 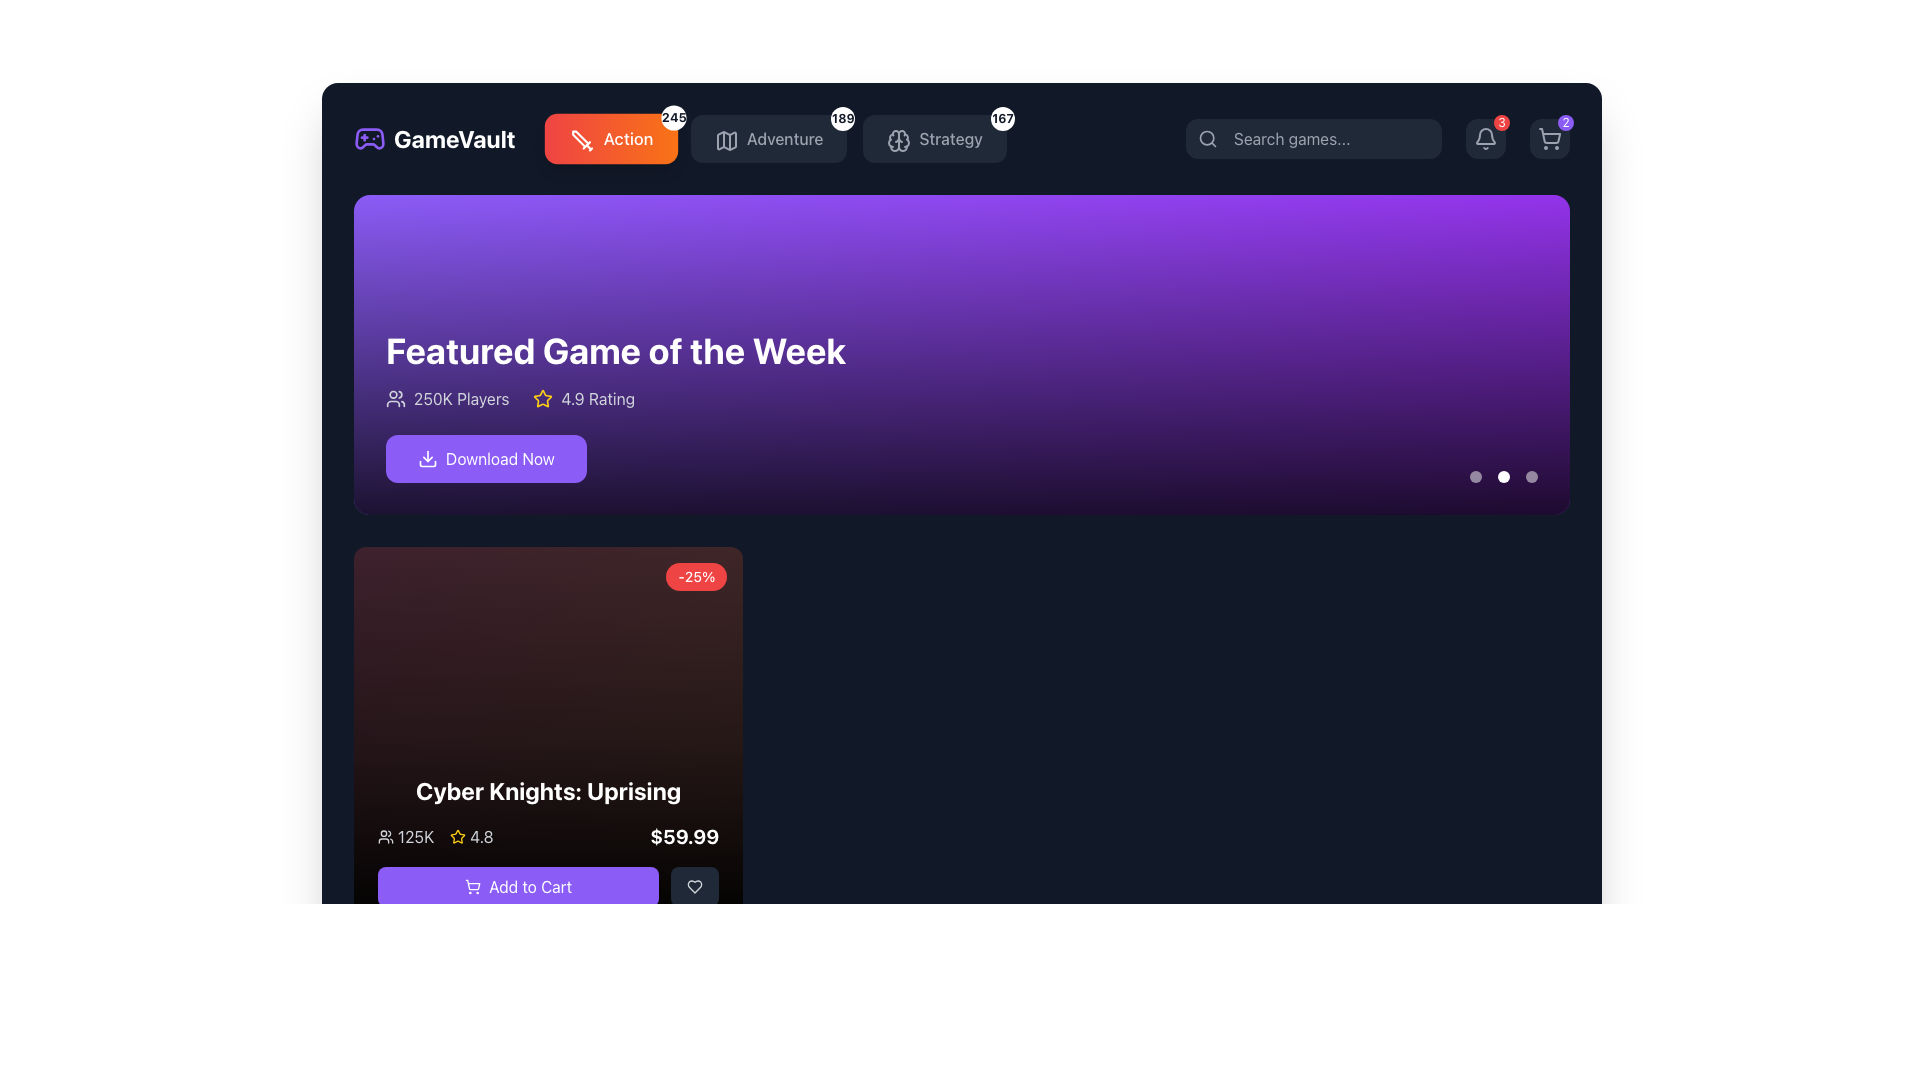 What do you see at coordinates (1003, 119) in the screenshot?
I see `text displayed in the small circular badge with a white background and bold black text showing the number '167', located in the top-right corner of the 'Strategy' section in the navigation bar` at bounding box center [1003, 119].